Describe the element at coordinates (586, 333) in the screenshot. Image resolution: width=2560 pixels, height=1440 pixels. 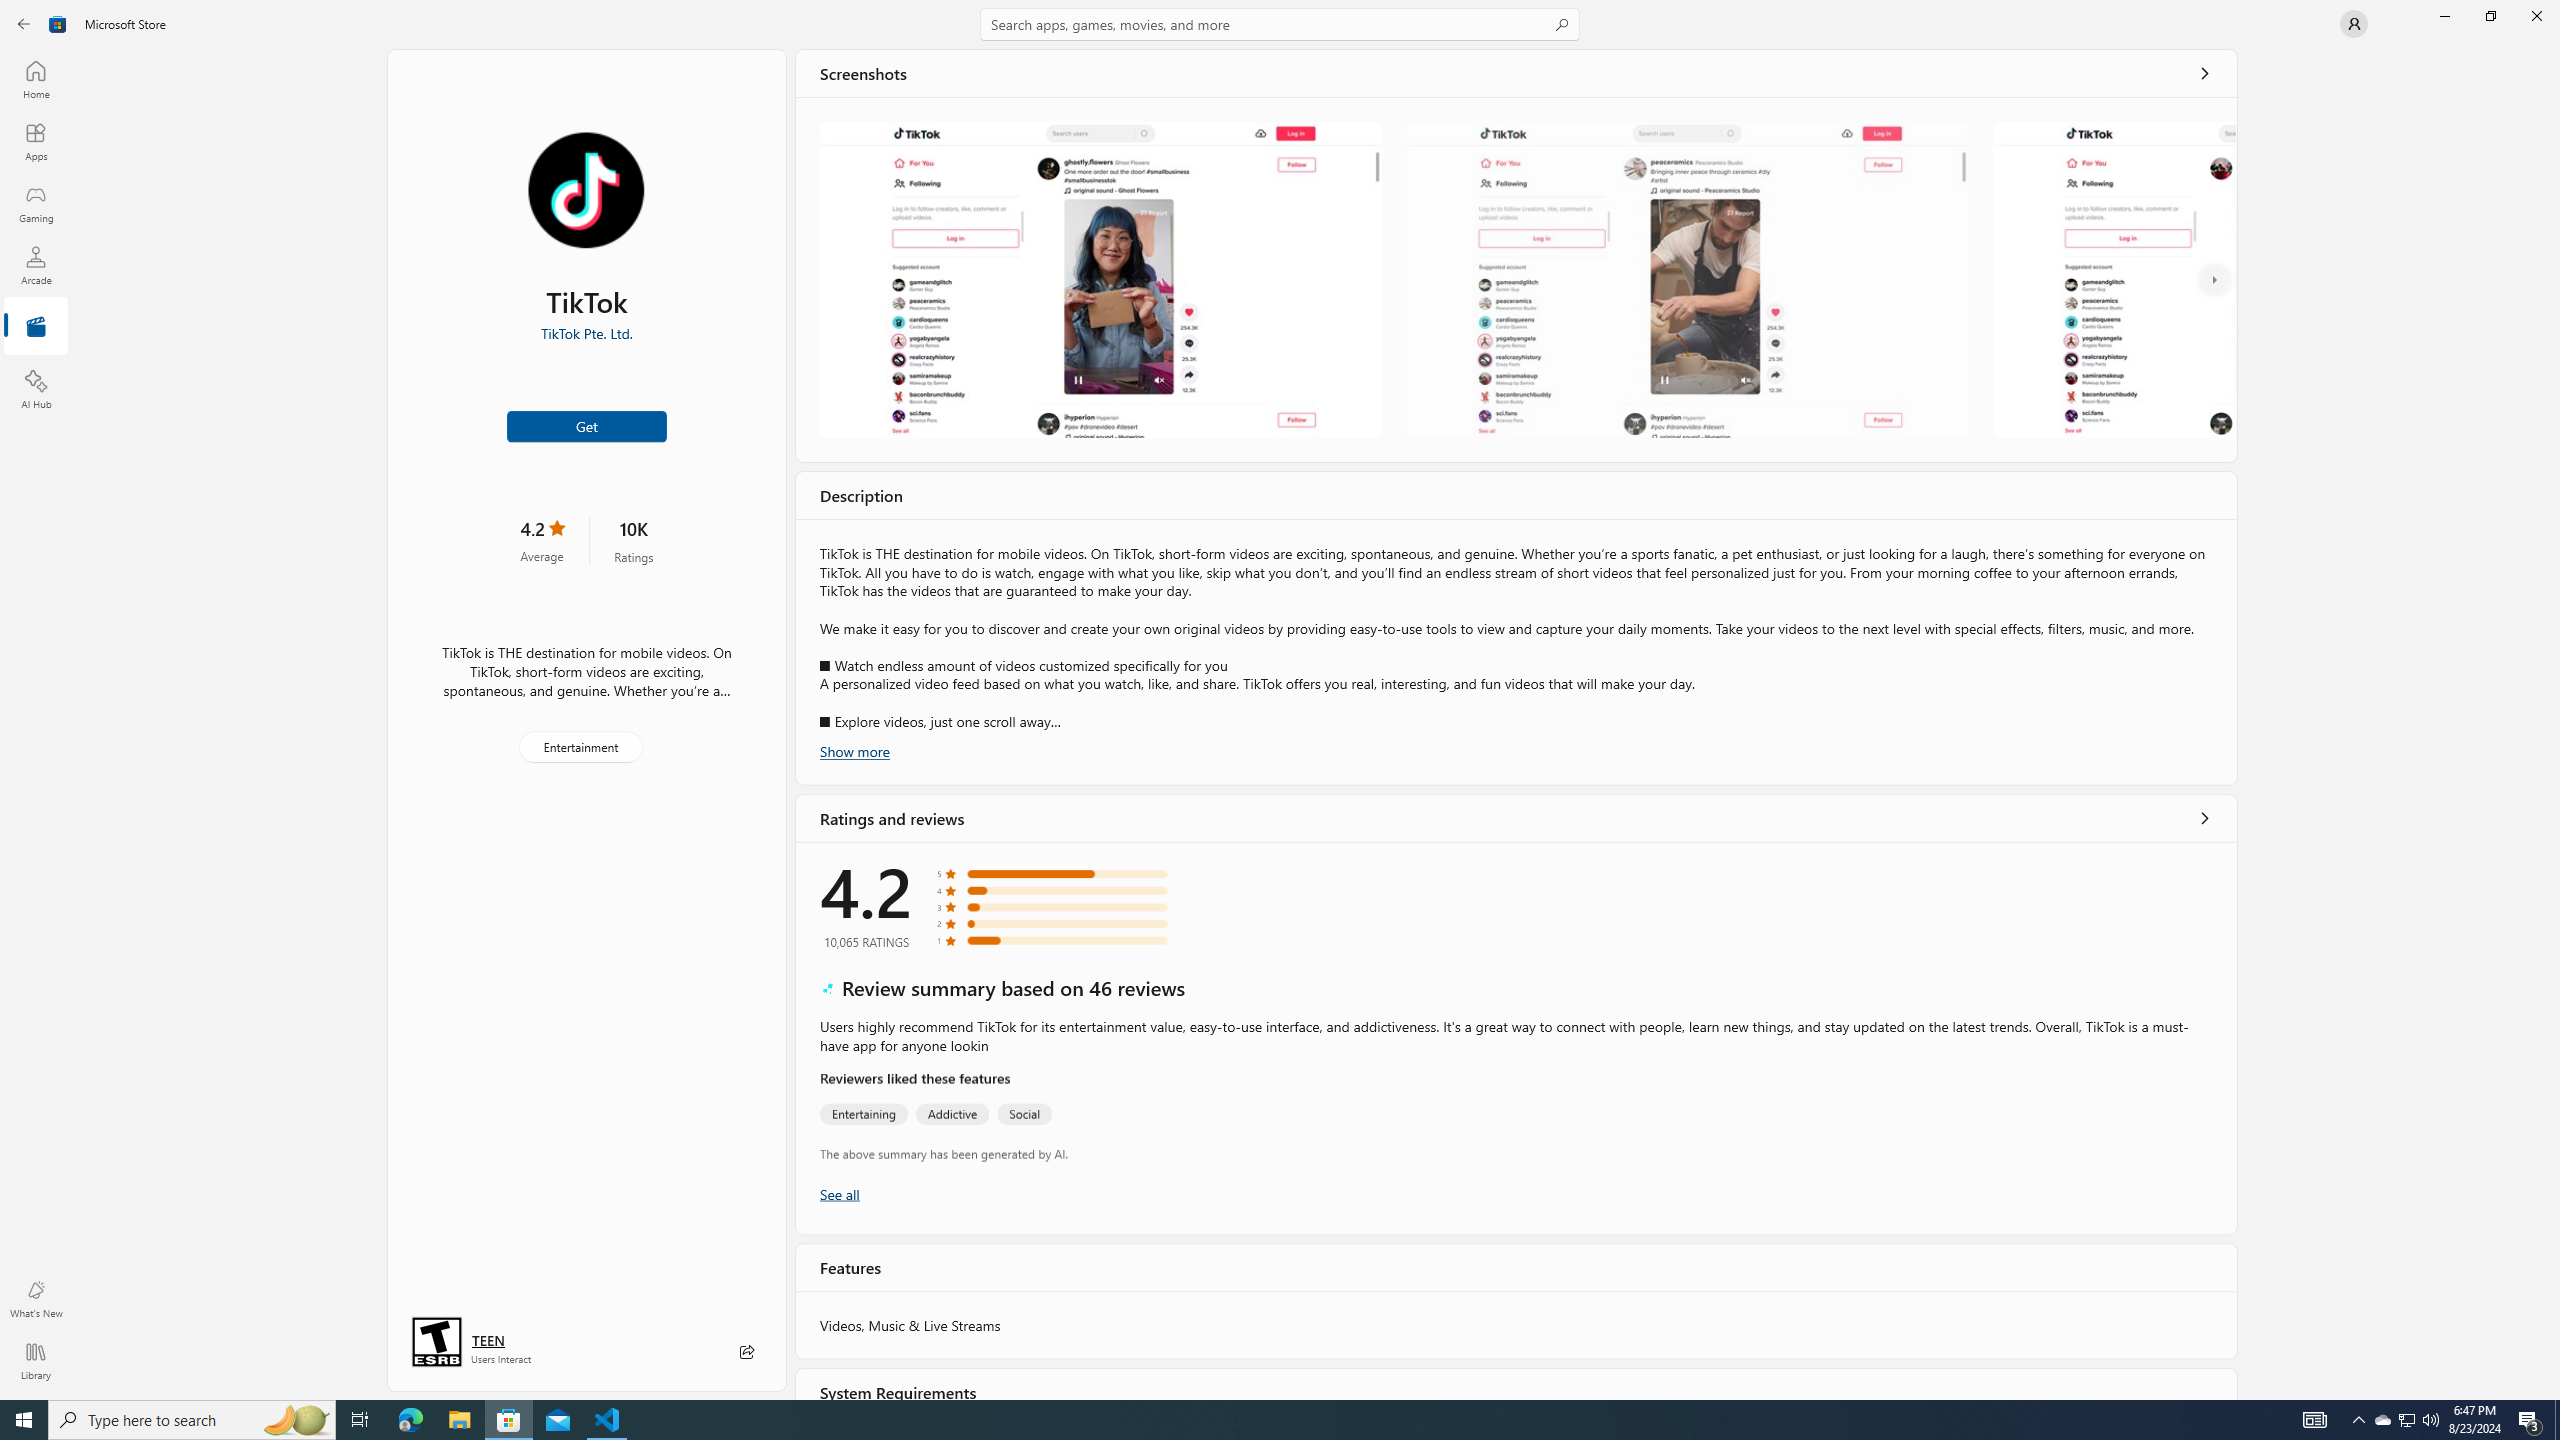
I see `'TikTok Pte. Ltd.'` at that location.